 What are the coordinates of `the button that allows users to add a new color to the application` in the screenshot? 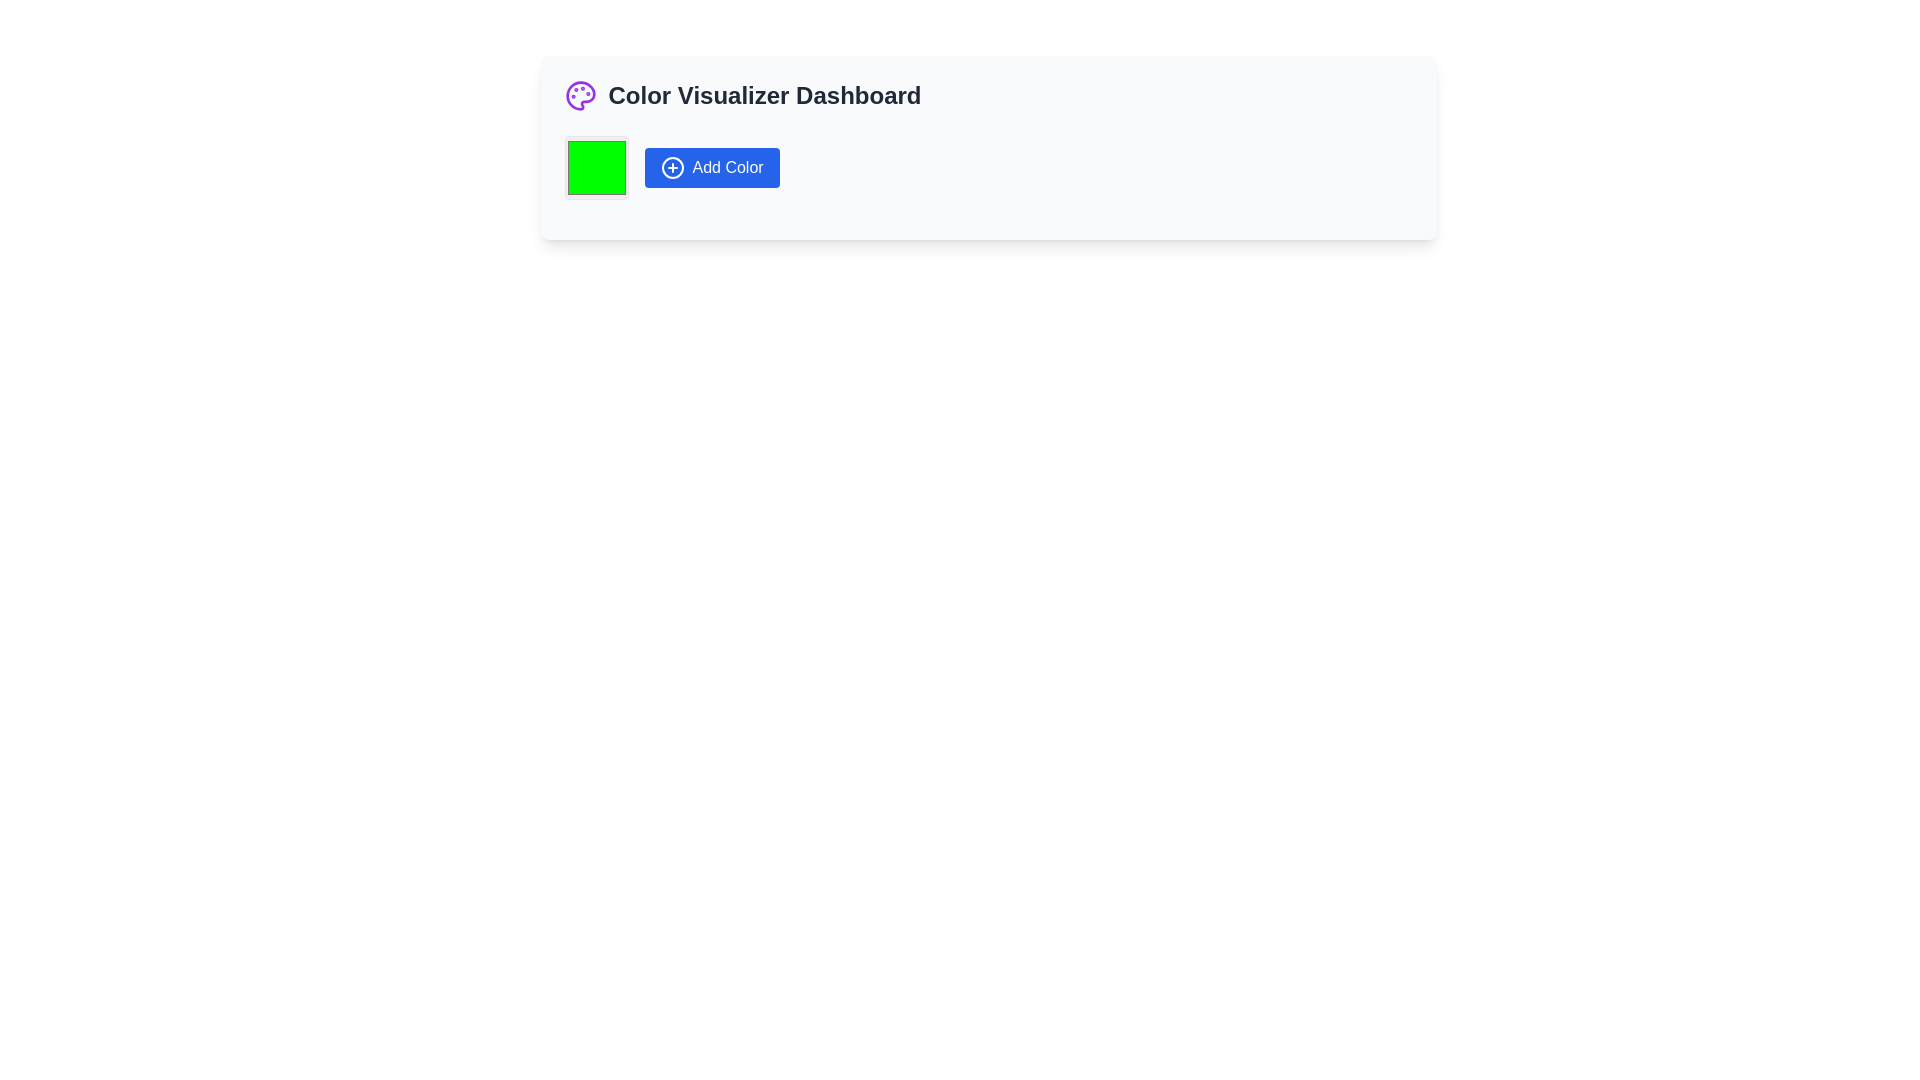 It's located at (712, 167).